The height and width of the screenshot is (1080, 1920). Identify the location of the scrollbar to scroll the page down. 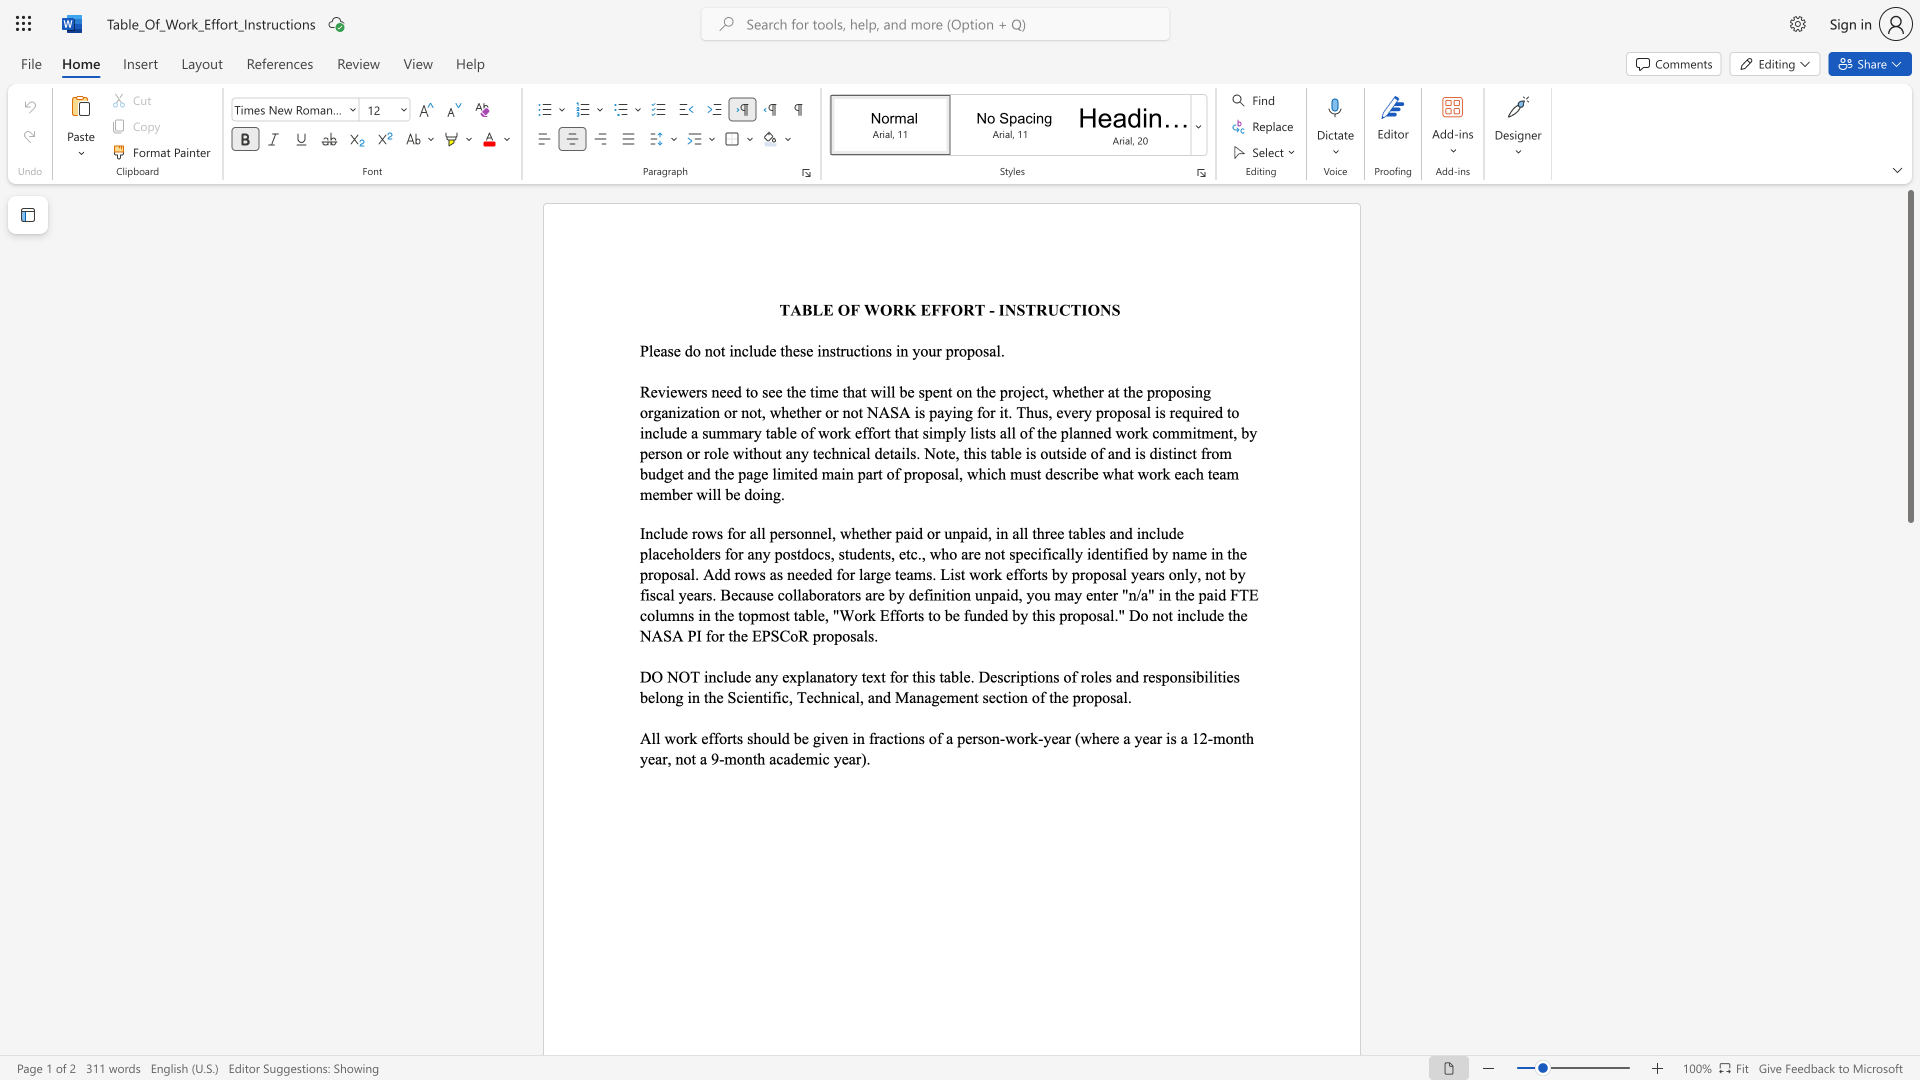
(1909, 628).